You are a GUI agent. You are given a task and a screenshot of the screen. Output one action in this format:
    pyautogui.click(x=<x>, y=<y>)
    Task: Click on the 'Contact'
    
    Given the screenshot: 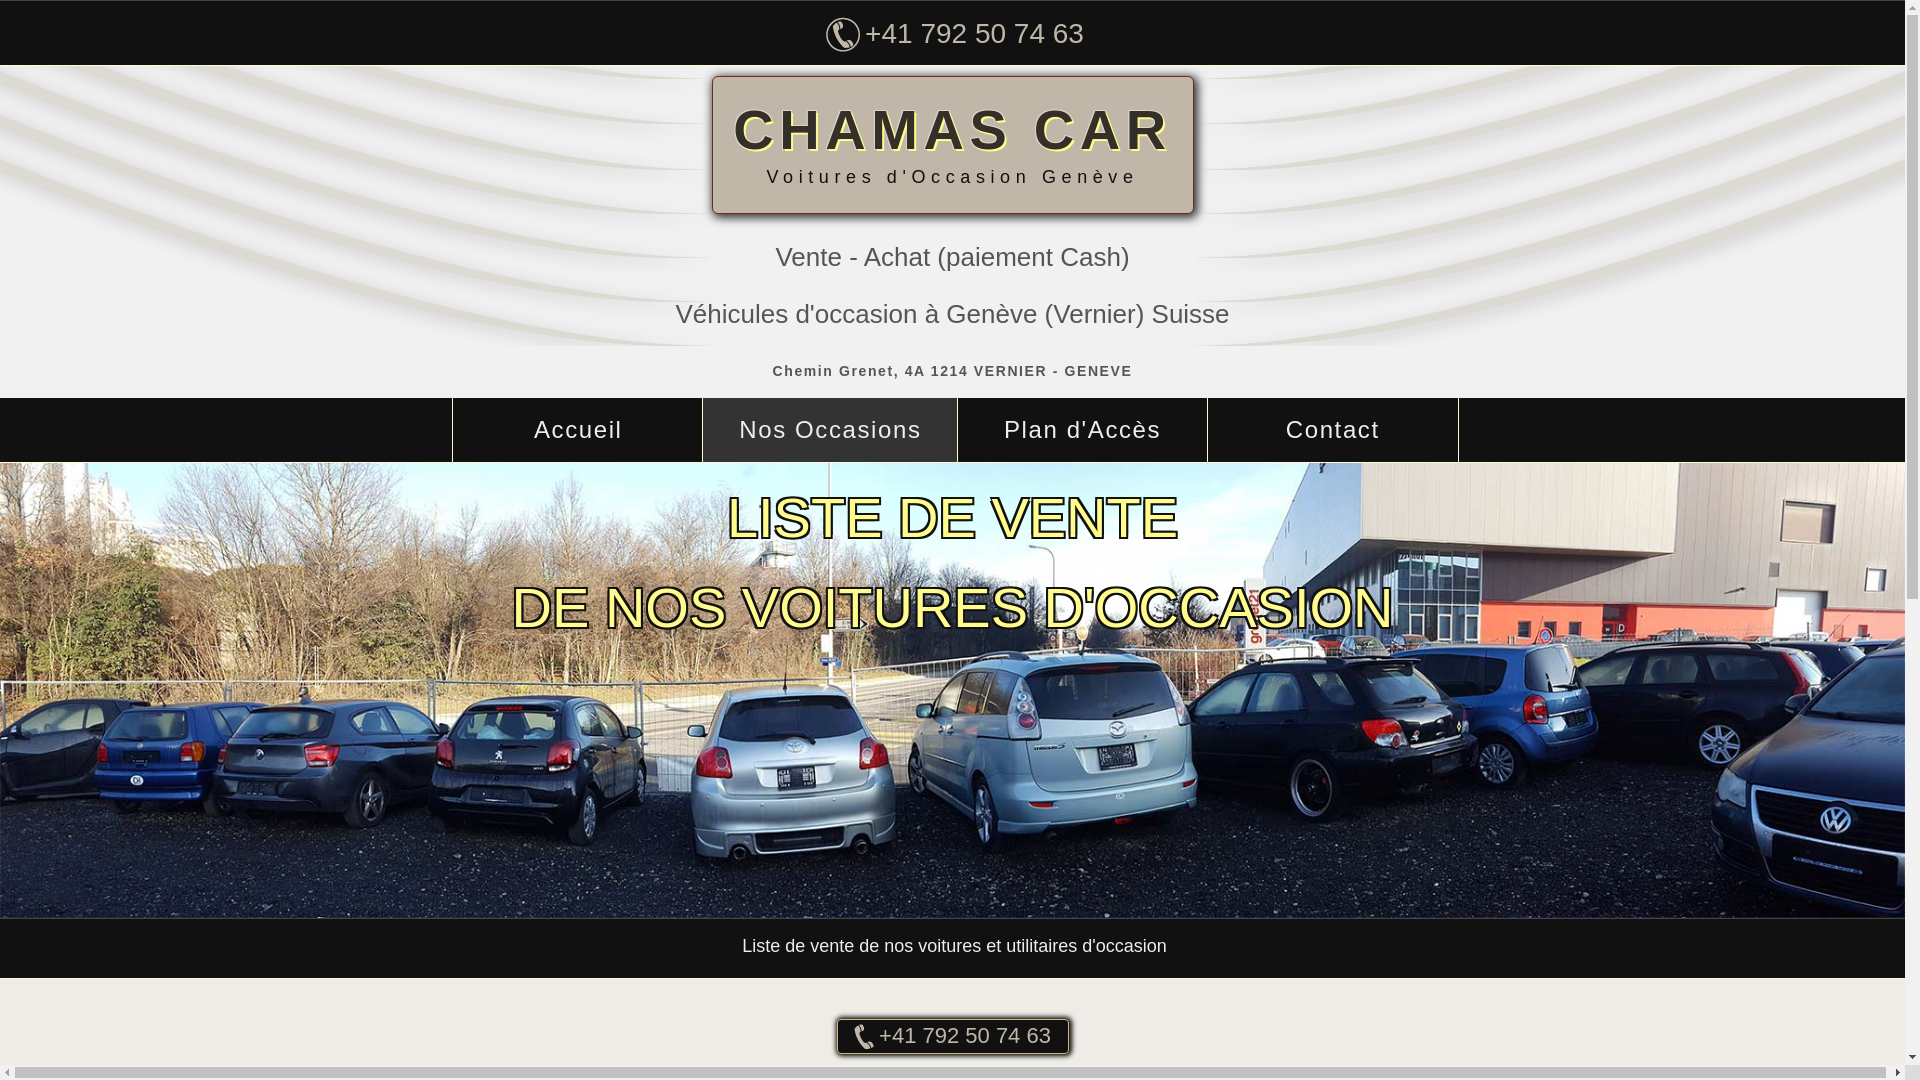 What is the action you would take?
    pyautogui.click(x=1333, y=428)
    